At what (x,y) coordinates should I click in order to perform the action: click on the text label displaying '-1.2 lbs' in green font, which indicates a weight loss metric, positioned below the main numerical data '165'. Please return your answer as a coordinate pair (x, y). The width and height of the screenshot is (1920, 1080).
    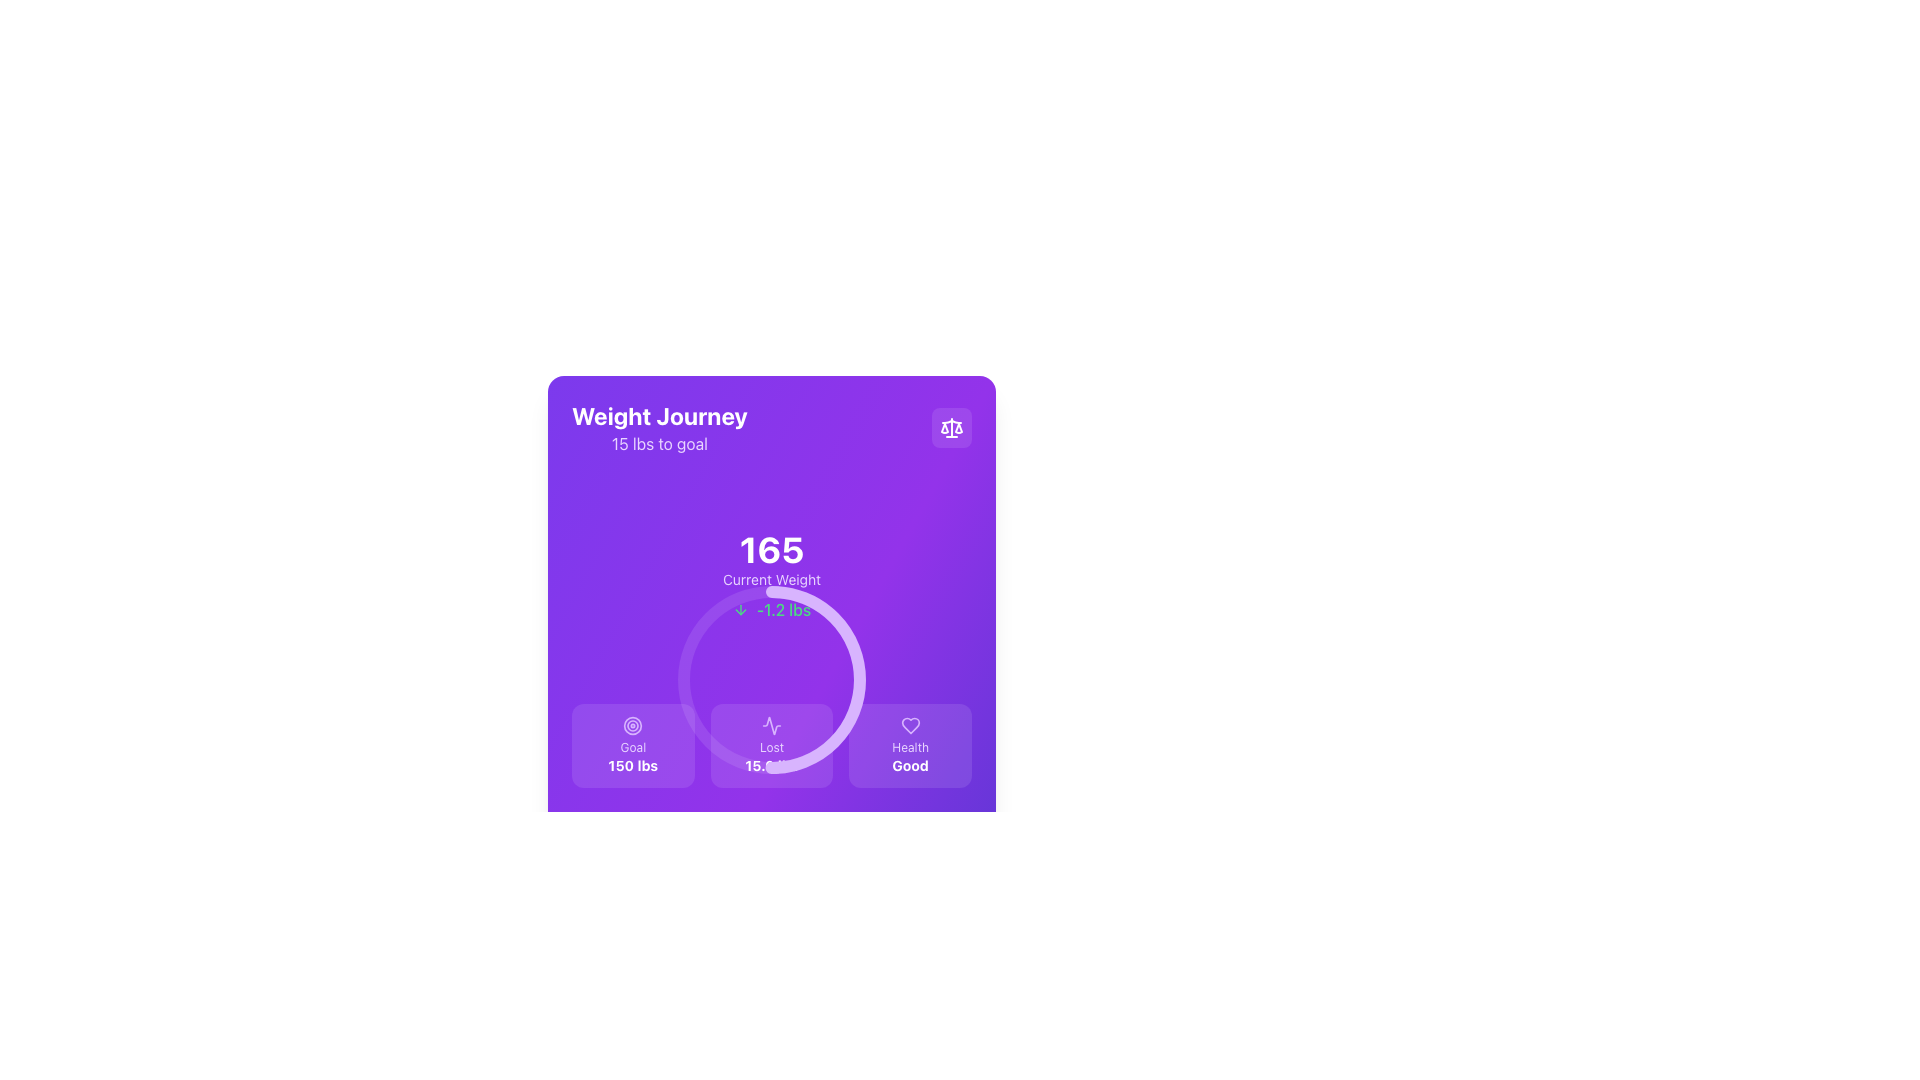
    Looking at the image, I should click on (782, 608).